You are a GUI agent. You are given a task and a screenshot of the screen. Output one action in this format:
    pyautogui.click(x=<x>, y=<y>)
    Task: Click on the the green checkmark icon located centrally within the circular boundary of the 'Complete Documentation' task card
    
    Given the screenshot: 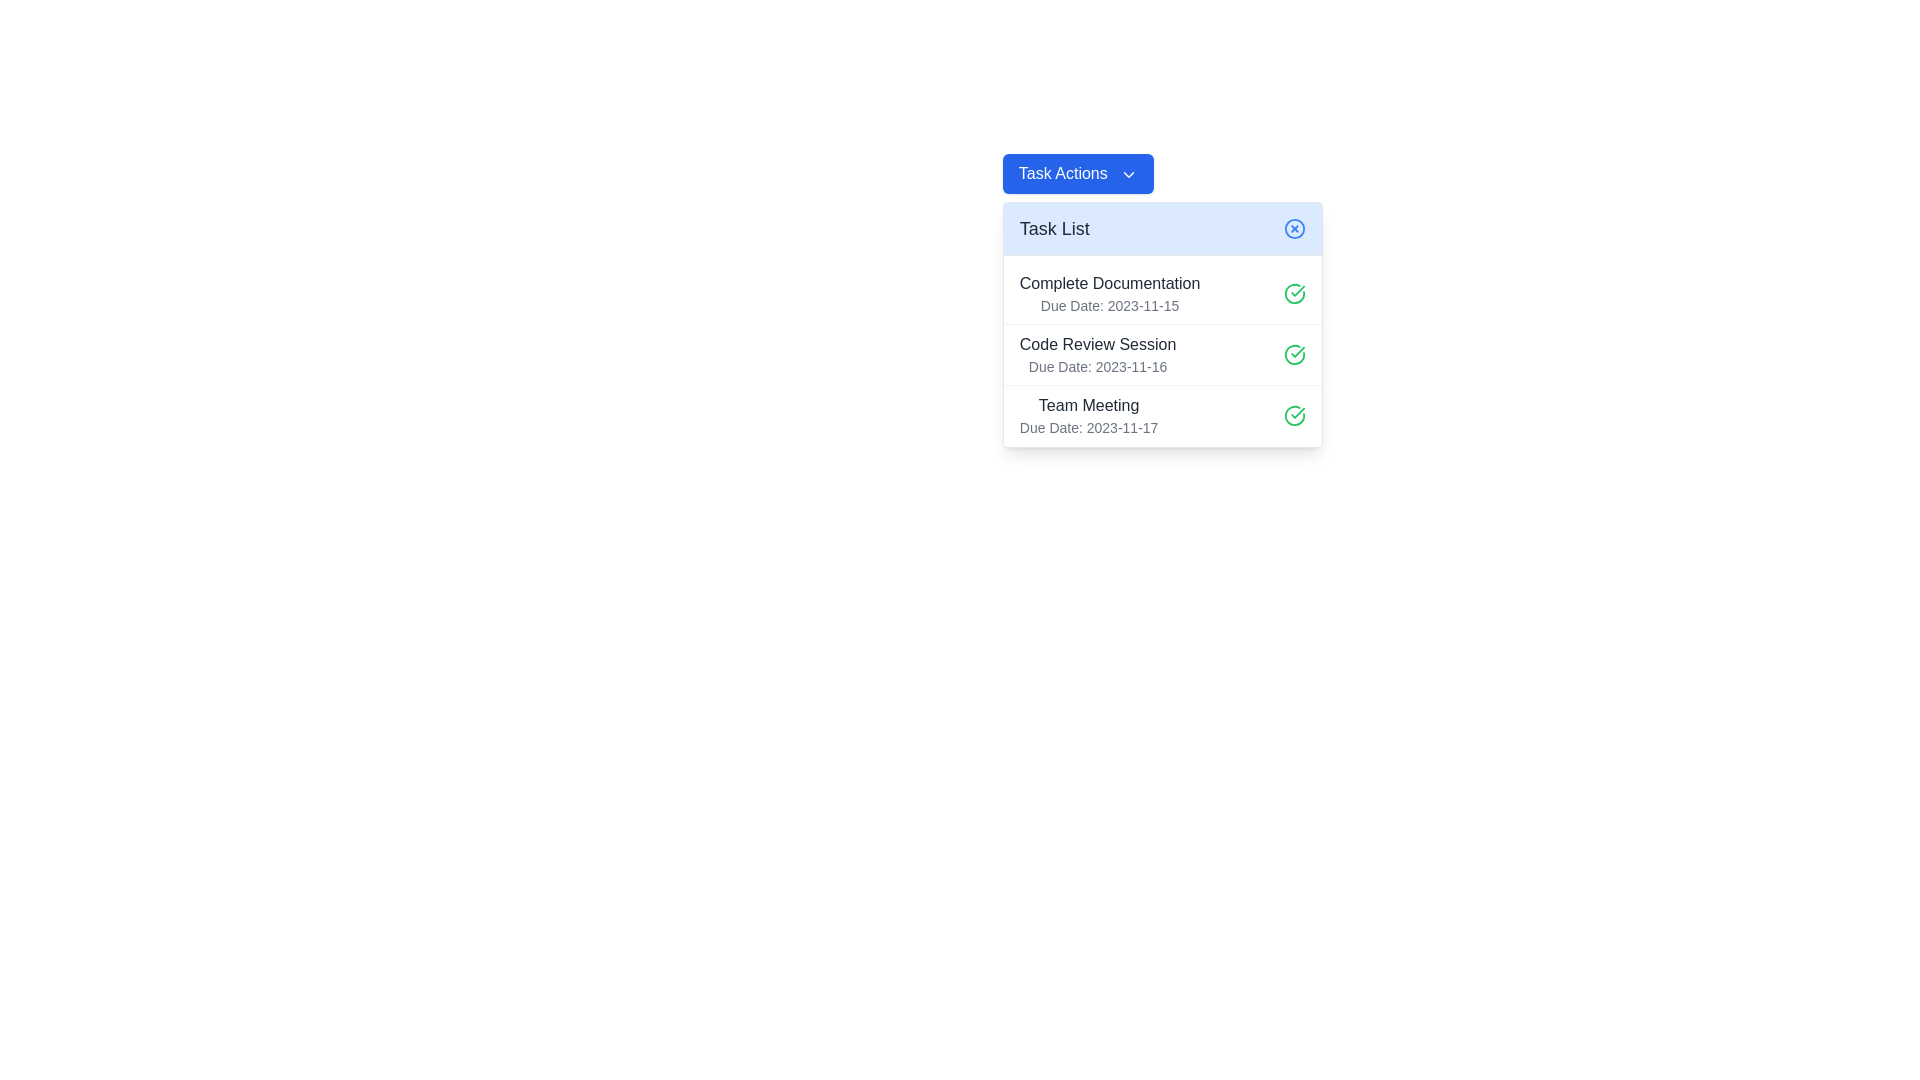 What is the action you would take?
    pyautogui.click(x=1298, y=291)
    